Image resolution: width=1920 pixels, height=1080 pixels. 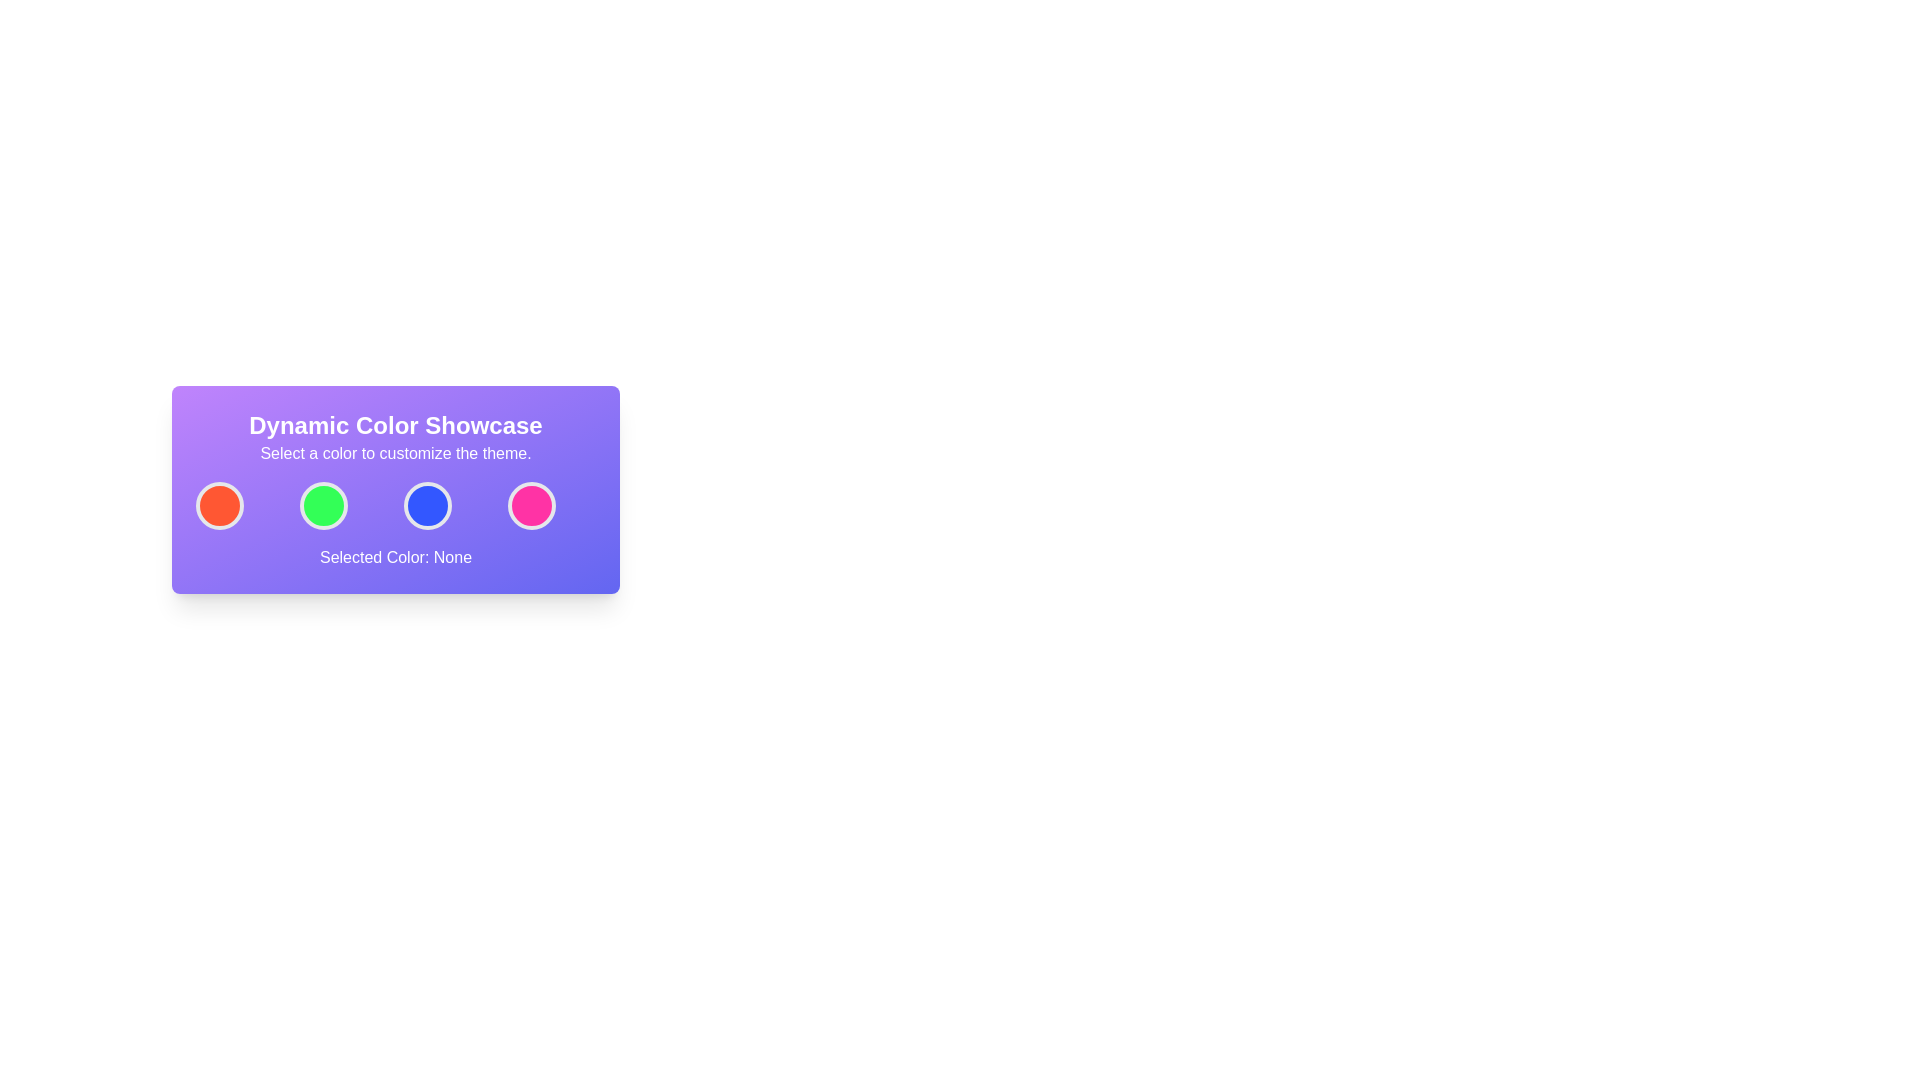 I want to click on the Static Text Display that shows 'Selected Color: None' with a white font on a purple gradient background located at the bottom of the color selection interface, so click(x=395, y=558).